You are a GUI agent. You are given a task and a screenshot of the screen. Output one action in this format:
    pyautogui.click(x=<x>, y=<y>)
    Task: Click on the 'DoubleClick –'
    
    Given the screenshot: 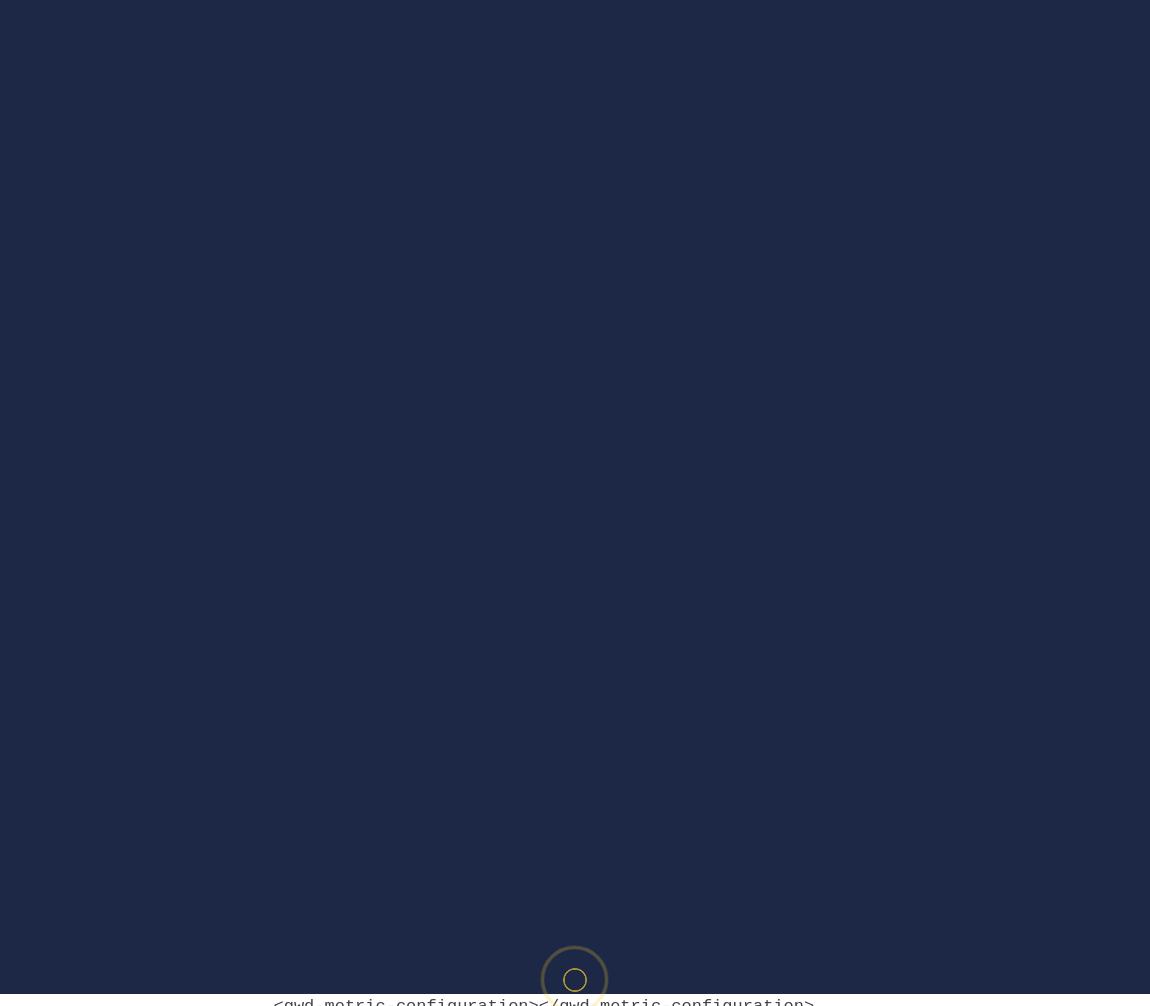 What is the action you would take?
    pyautogui.click(x=369, y=95)
    